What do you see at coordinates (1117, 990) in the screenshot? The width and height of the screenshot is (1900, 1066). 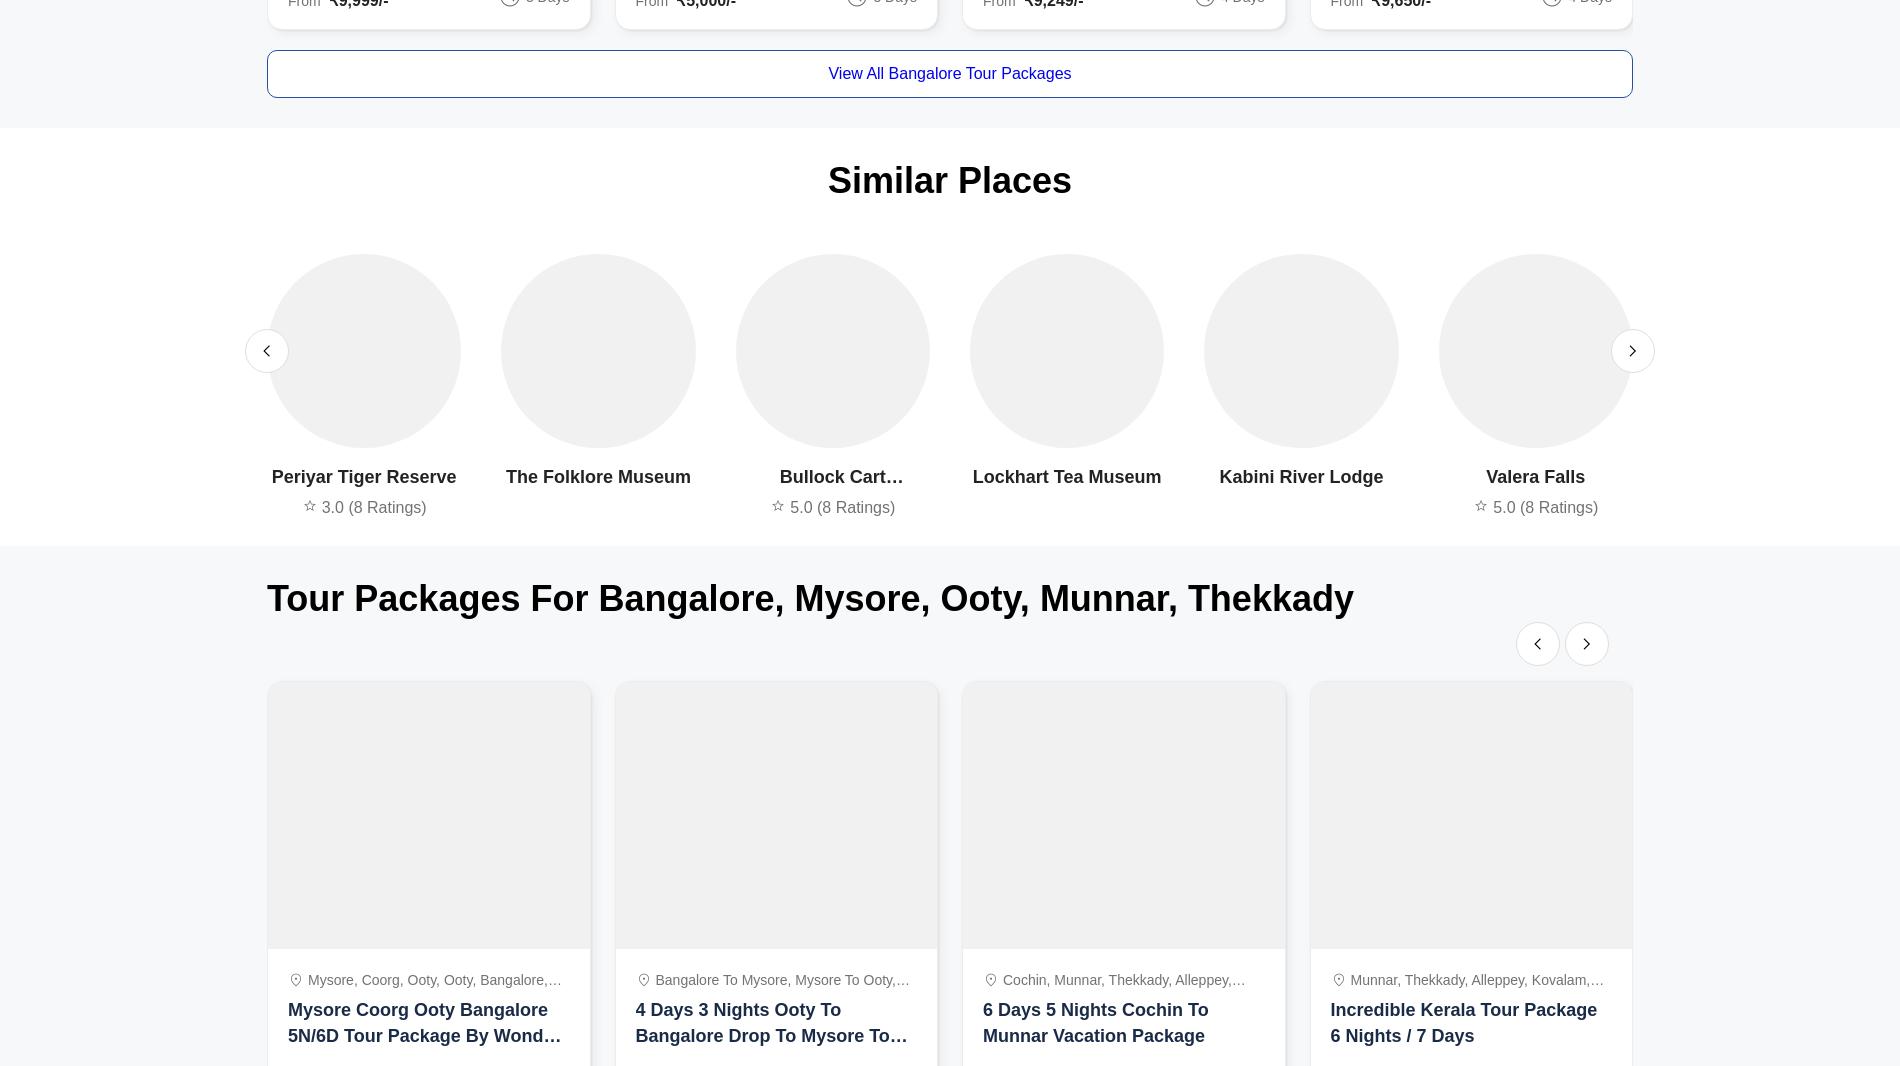 I see `'cochin, munnar, thekkady, alleppey, india'` at bounding box center [1117, 990].